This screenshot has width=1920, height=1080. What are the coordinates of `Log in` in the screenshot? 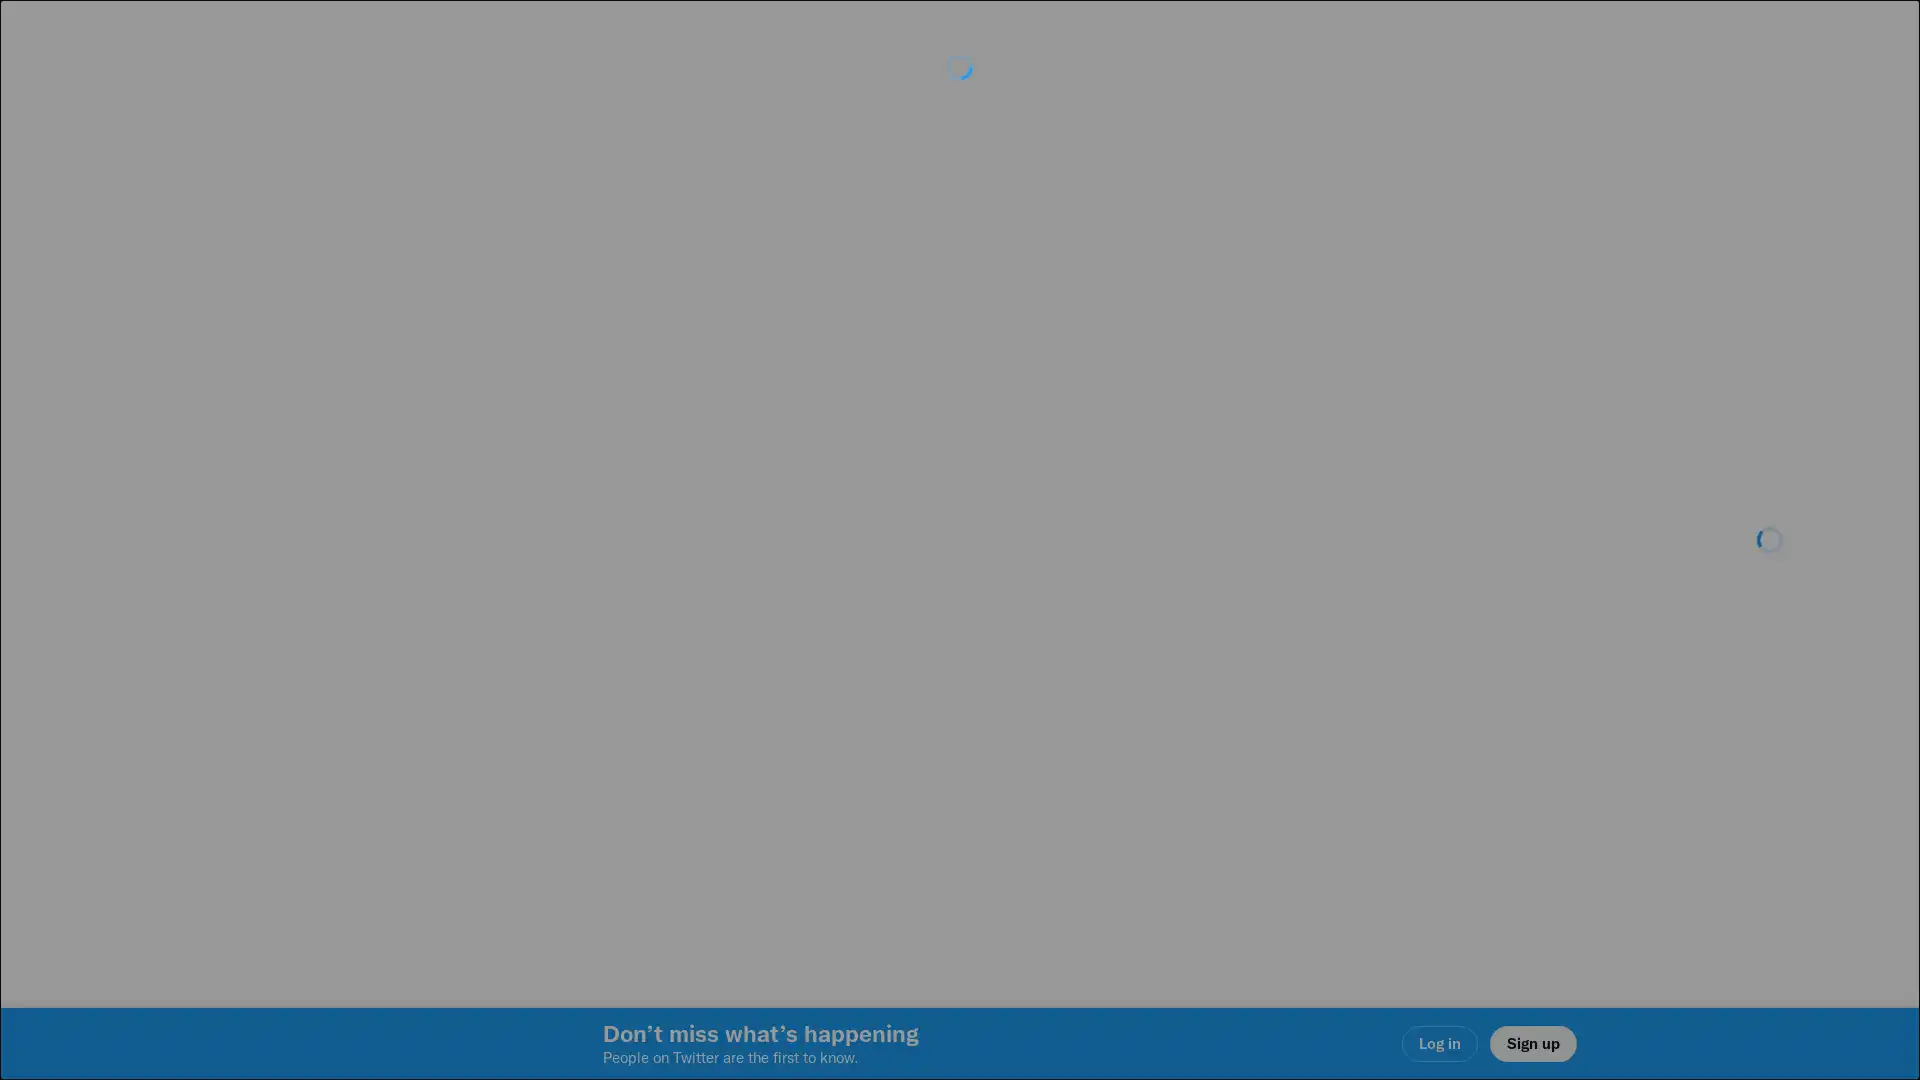 It's located at (1200, 681).